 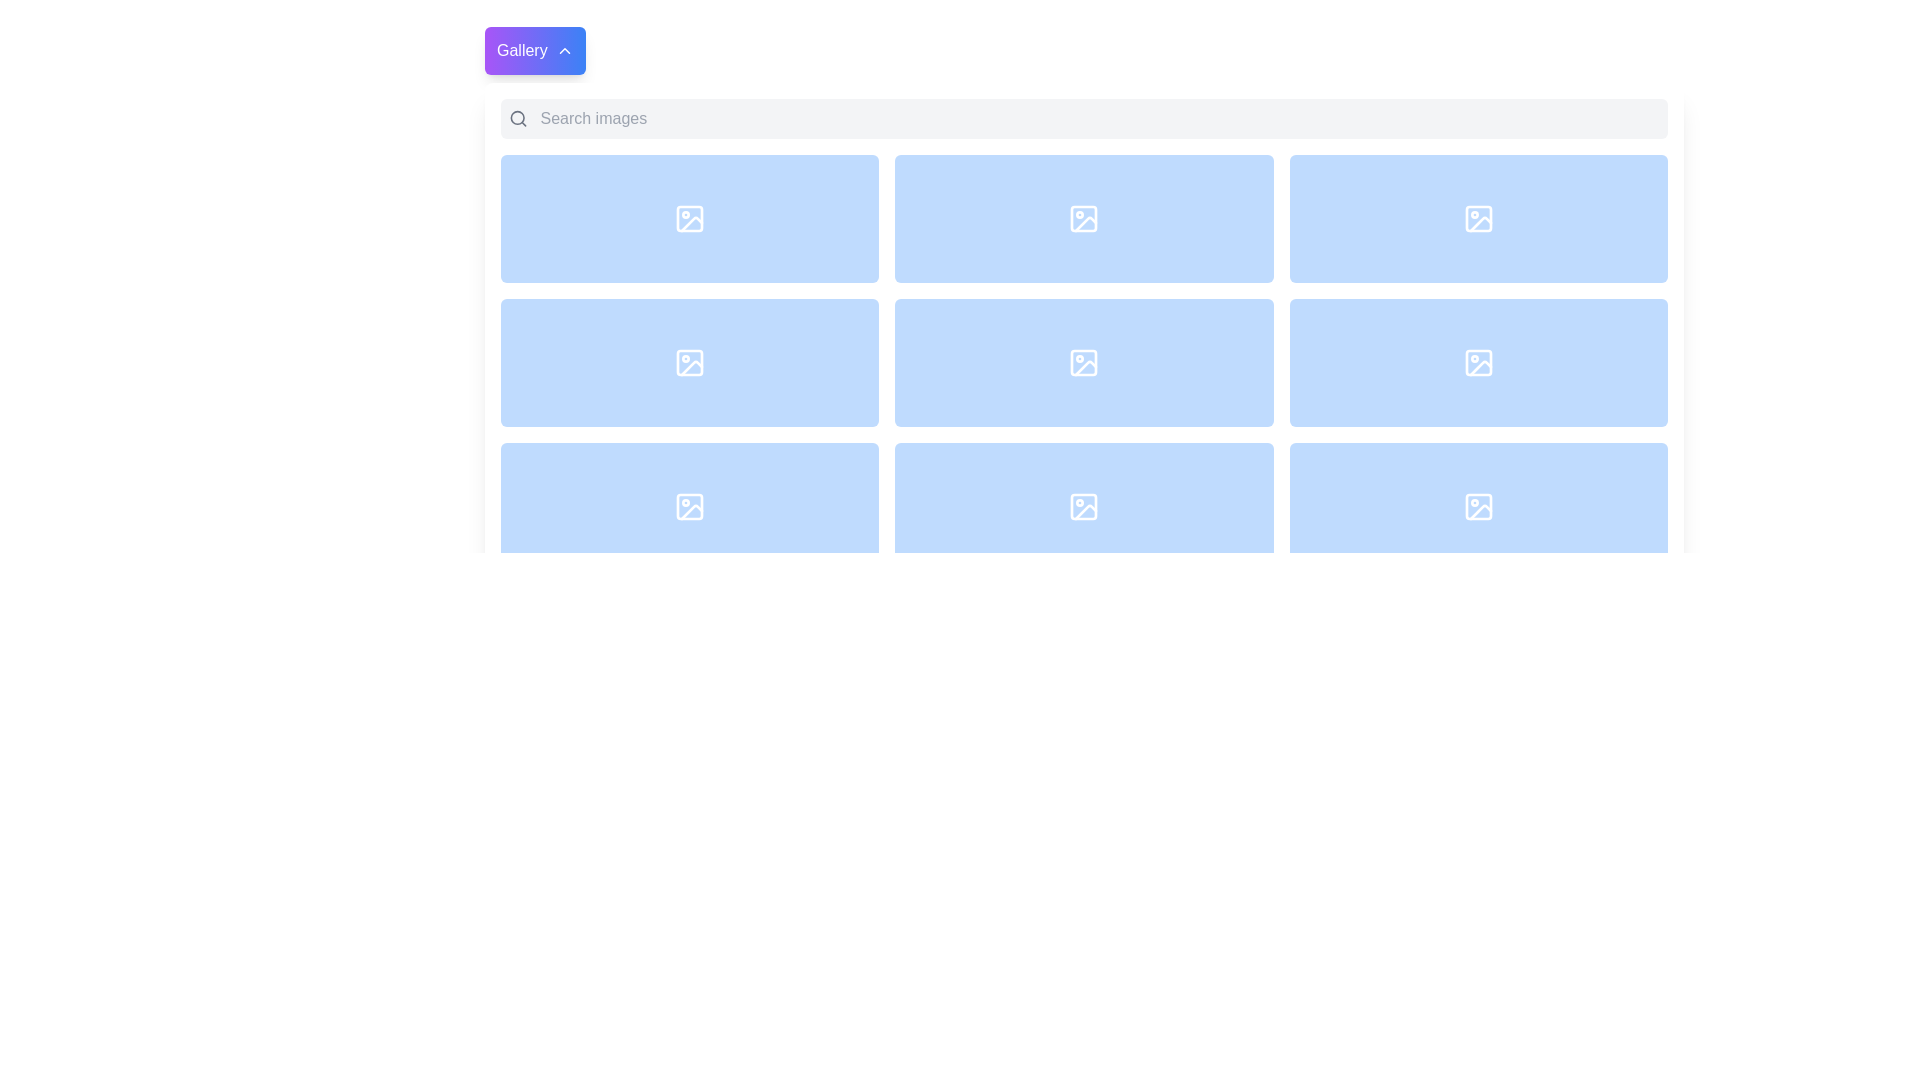 I want to click on the minimalistic rectangular icon with rounded corners located in the middle row of the grid layout, representing a placeholder or thumbnail, so click(x=690, y=362).